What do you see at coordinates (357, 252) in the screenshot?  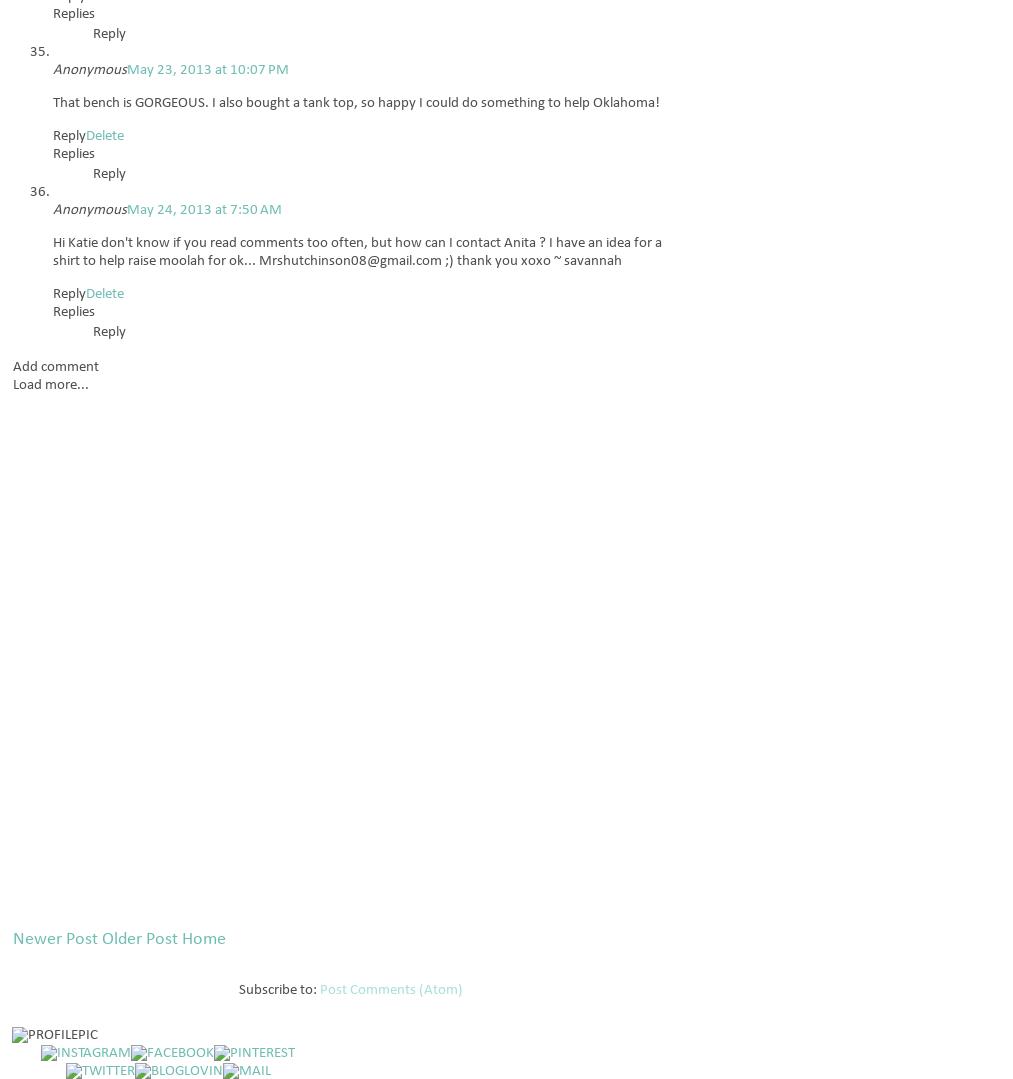 I see `'Hi Katie don't know if you read comments too often, but how can I contact Anita ? I have an idea for a shirt to help raise moolah for ok... Mrshutchinson08@gmail.com ;) thank you xoxo ~ savannah'` at bounding box center [357, 252].